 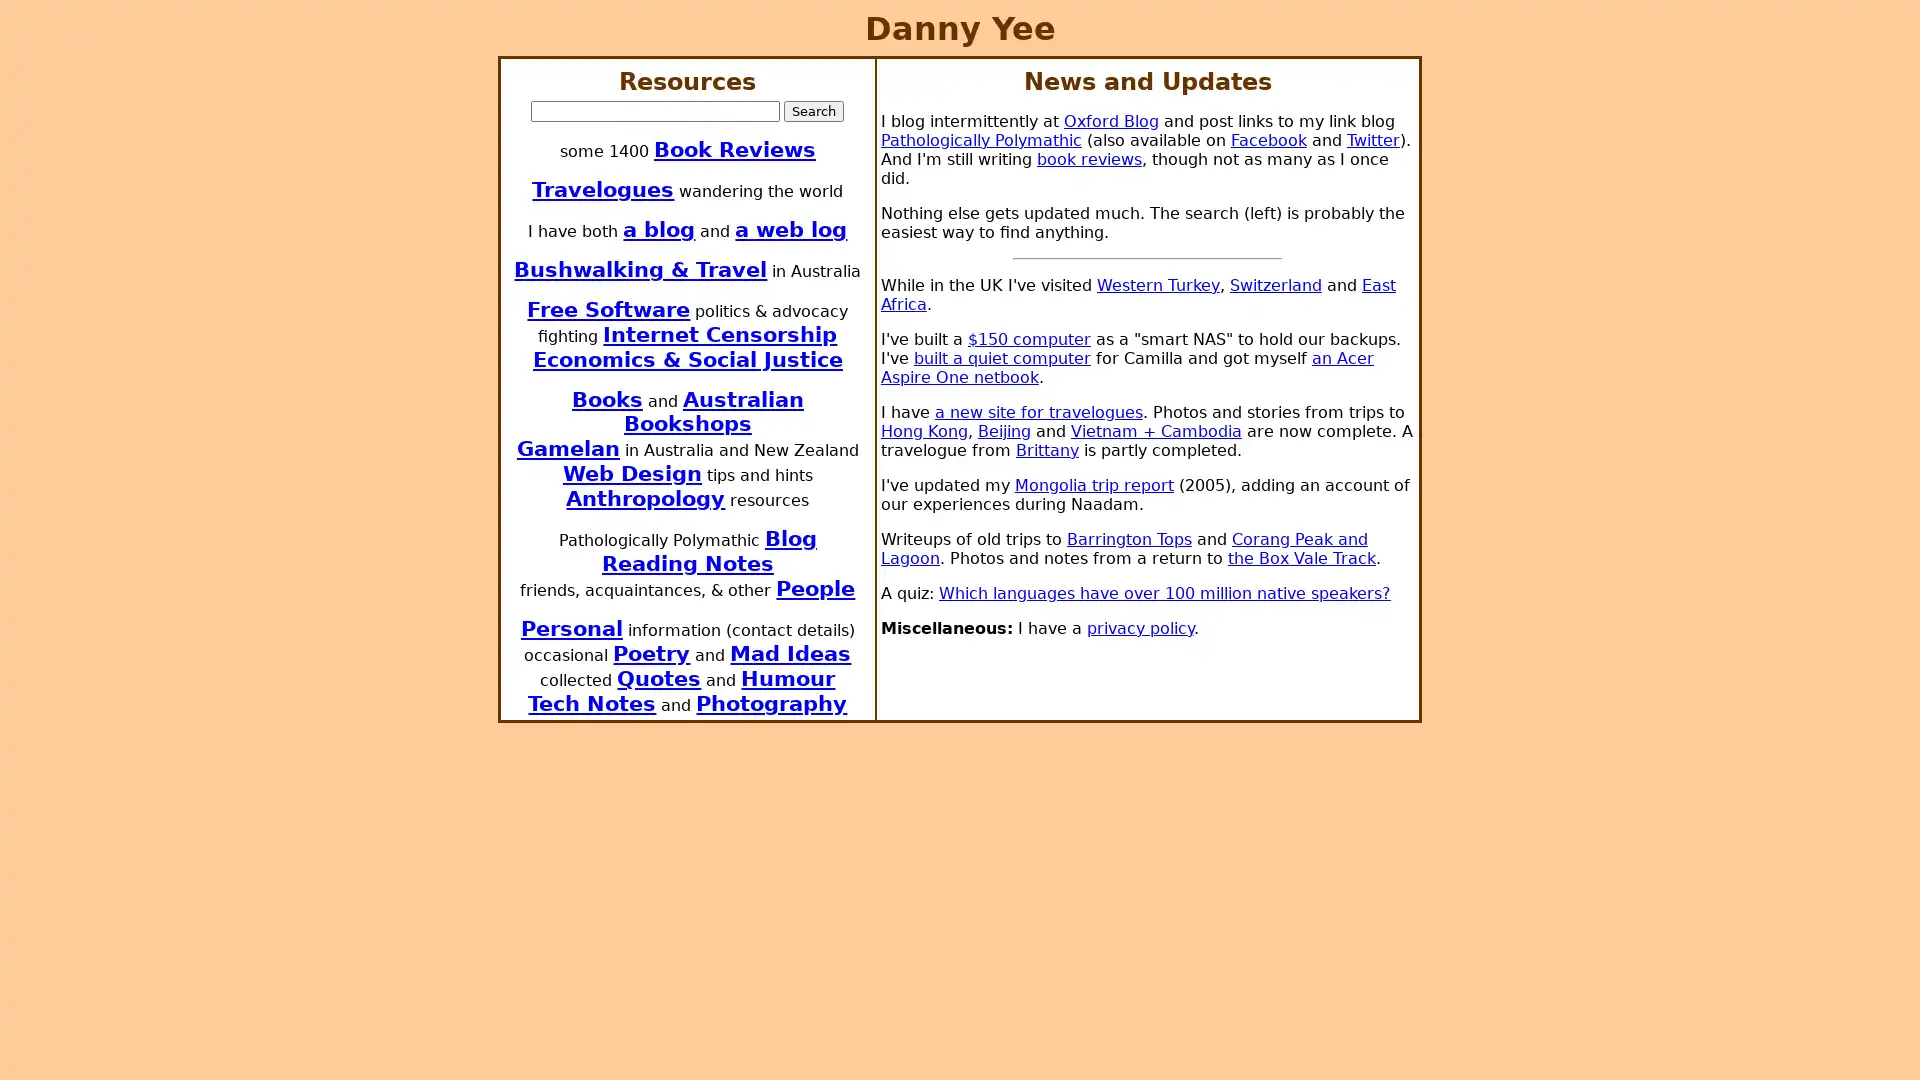 What do you see at coordinates (814, 110) in the screenshot?
I see `Search` at bounding box center [814, 110].